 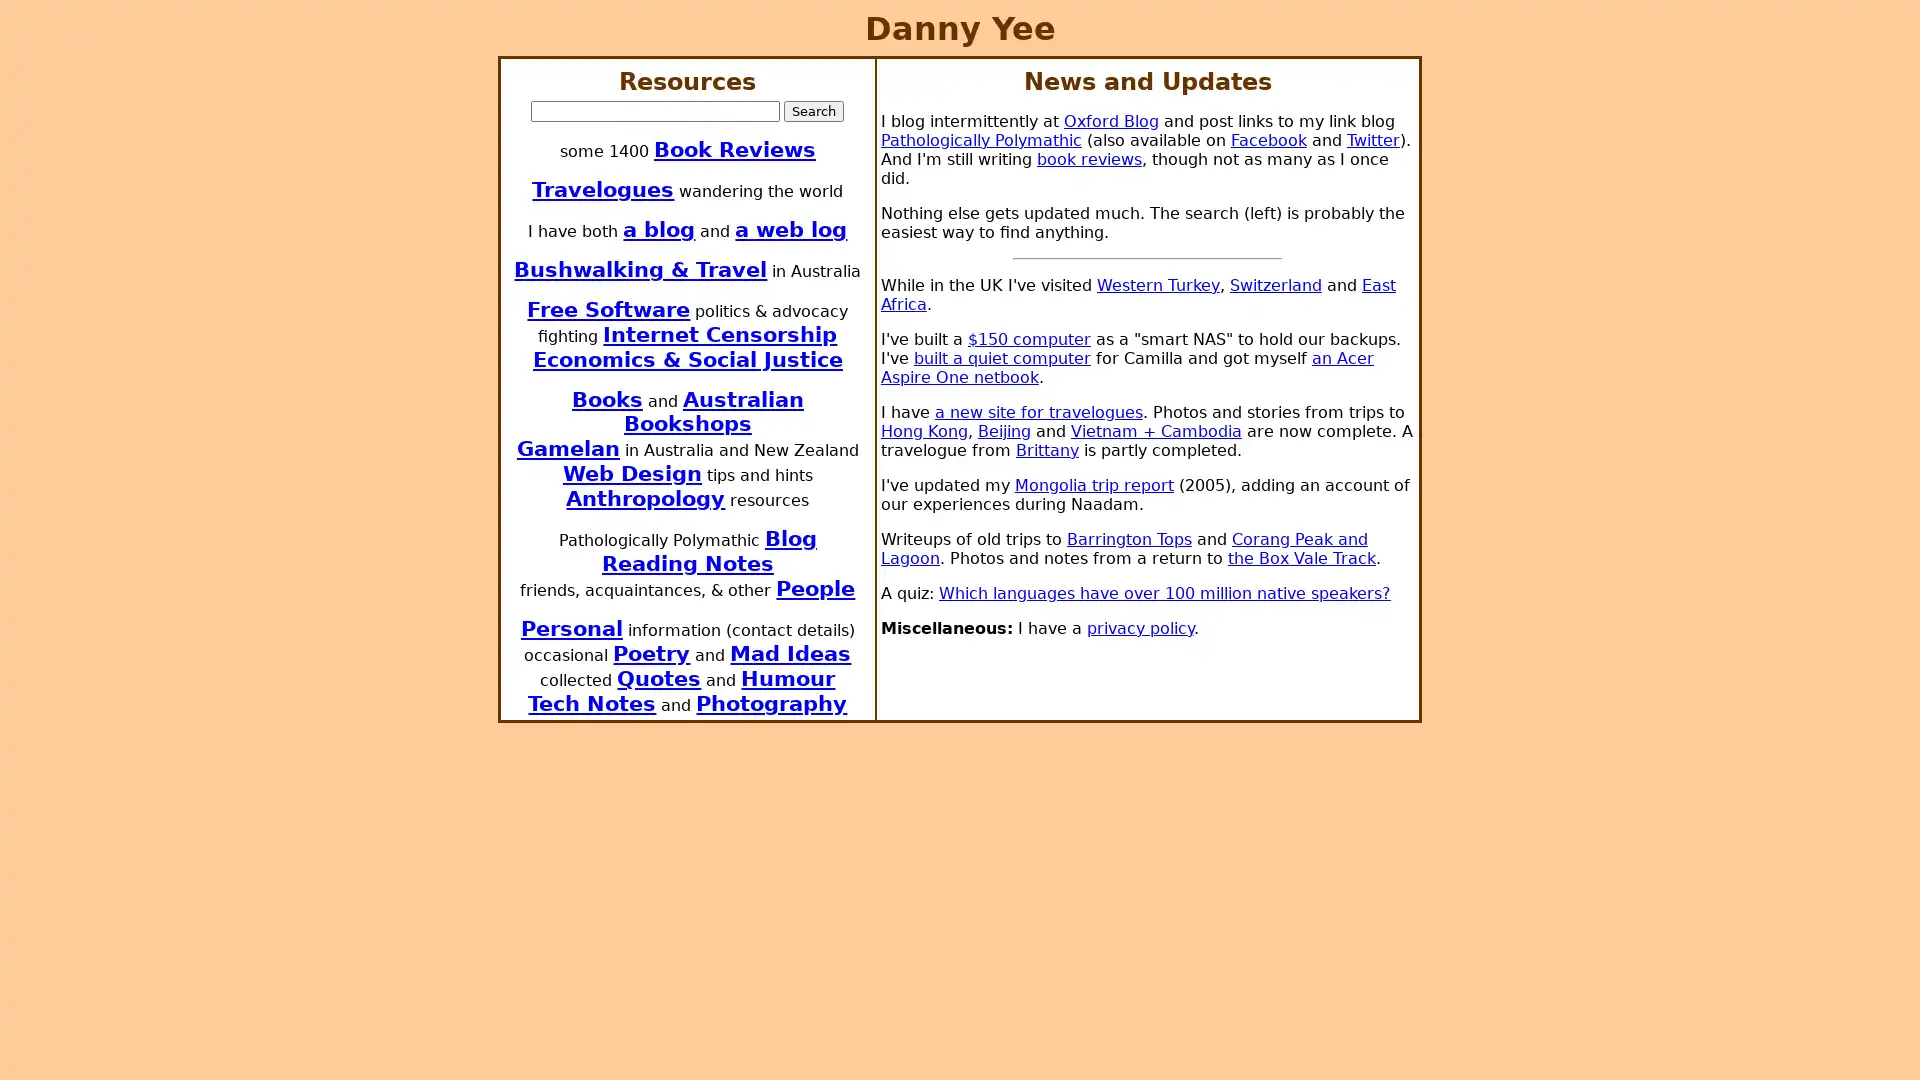 What do you see at coordinates (814, 110) in the screenshot?
I see `Search` at bounding box center [814, 110].